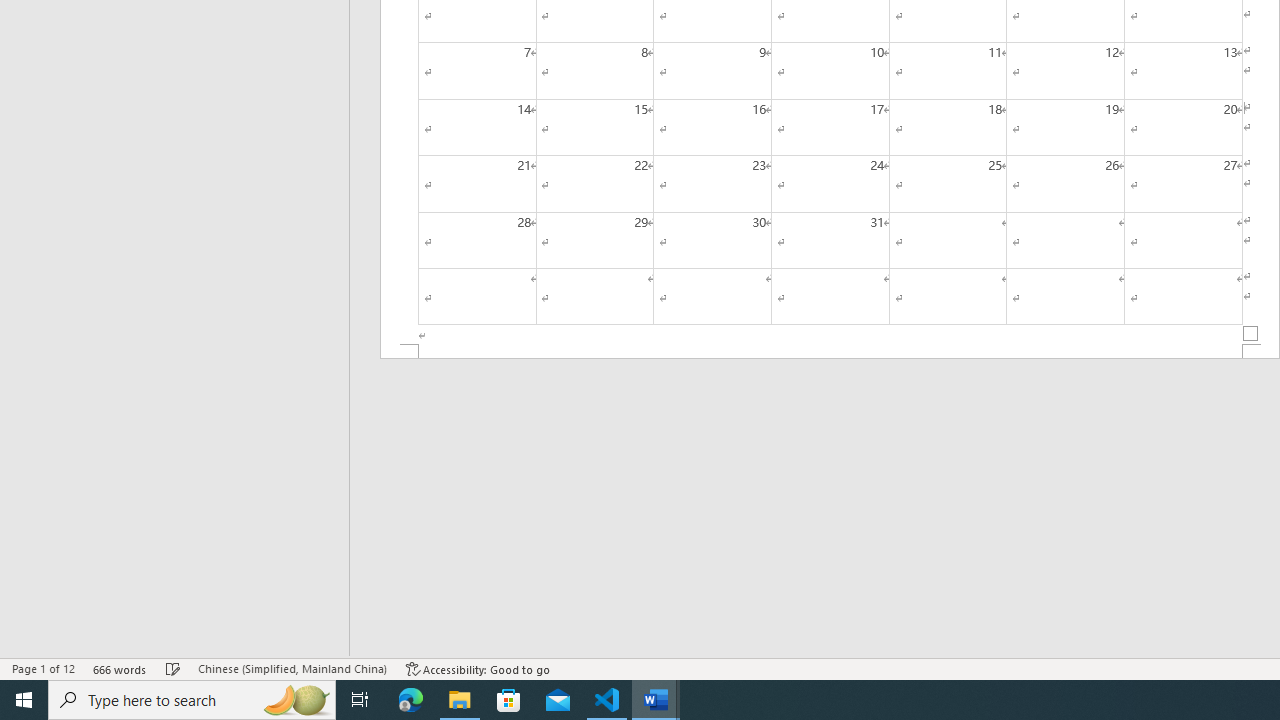 The height and width of the screenshot is (720, 1280). Describe the element at coordinates (119, 669) in the screenshot. I see `'Word Count 666 words'` at that location.